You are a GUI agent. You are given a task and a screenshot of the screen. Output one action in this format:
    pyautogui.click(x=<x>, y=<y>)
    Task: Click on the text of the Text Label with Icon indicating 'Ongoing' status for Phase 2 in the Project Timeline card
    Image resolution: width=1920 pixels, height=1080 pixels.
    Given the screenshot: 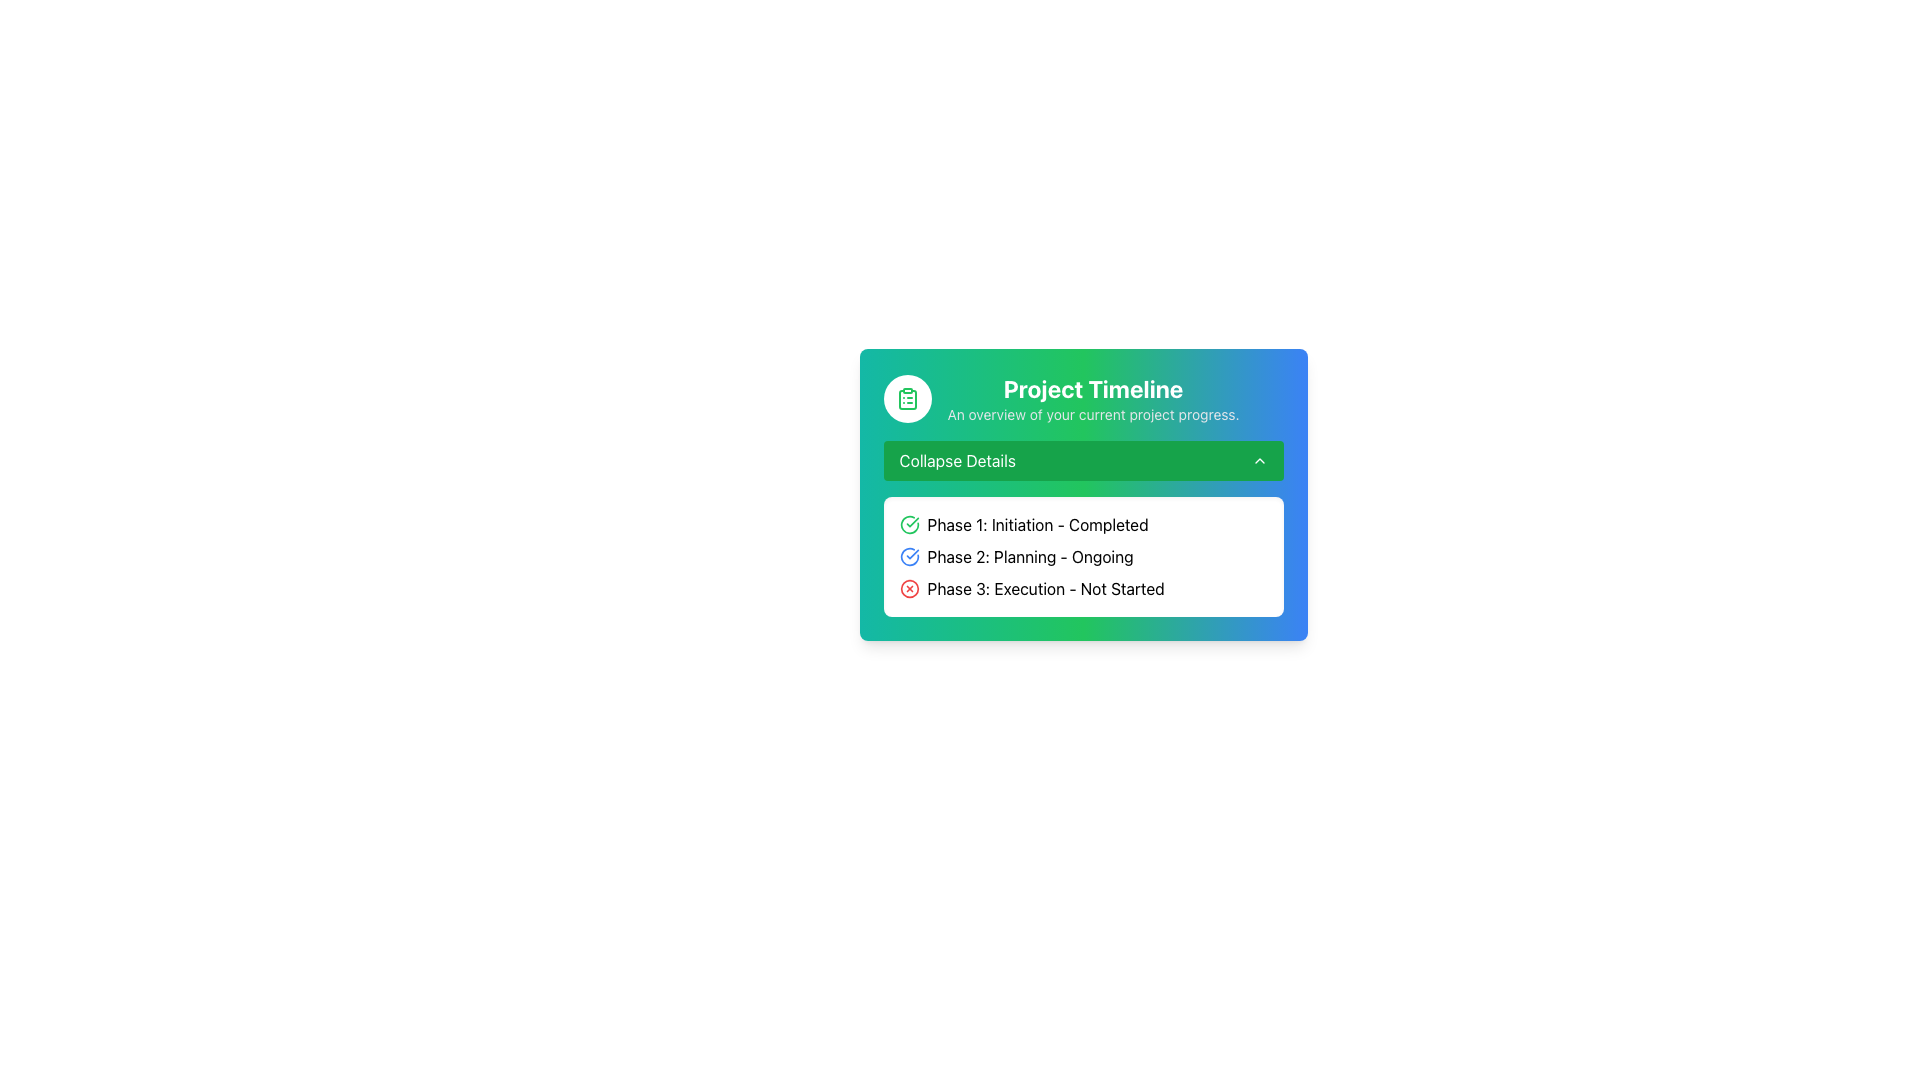 What is the action you would take?
    pyautogui.click(x=1082, y=556)
    